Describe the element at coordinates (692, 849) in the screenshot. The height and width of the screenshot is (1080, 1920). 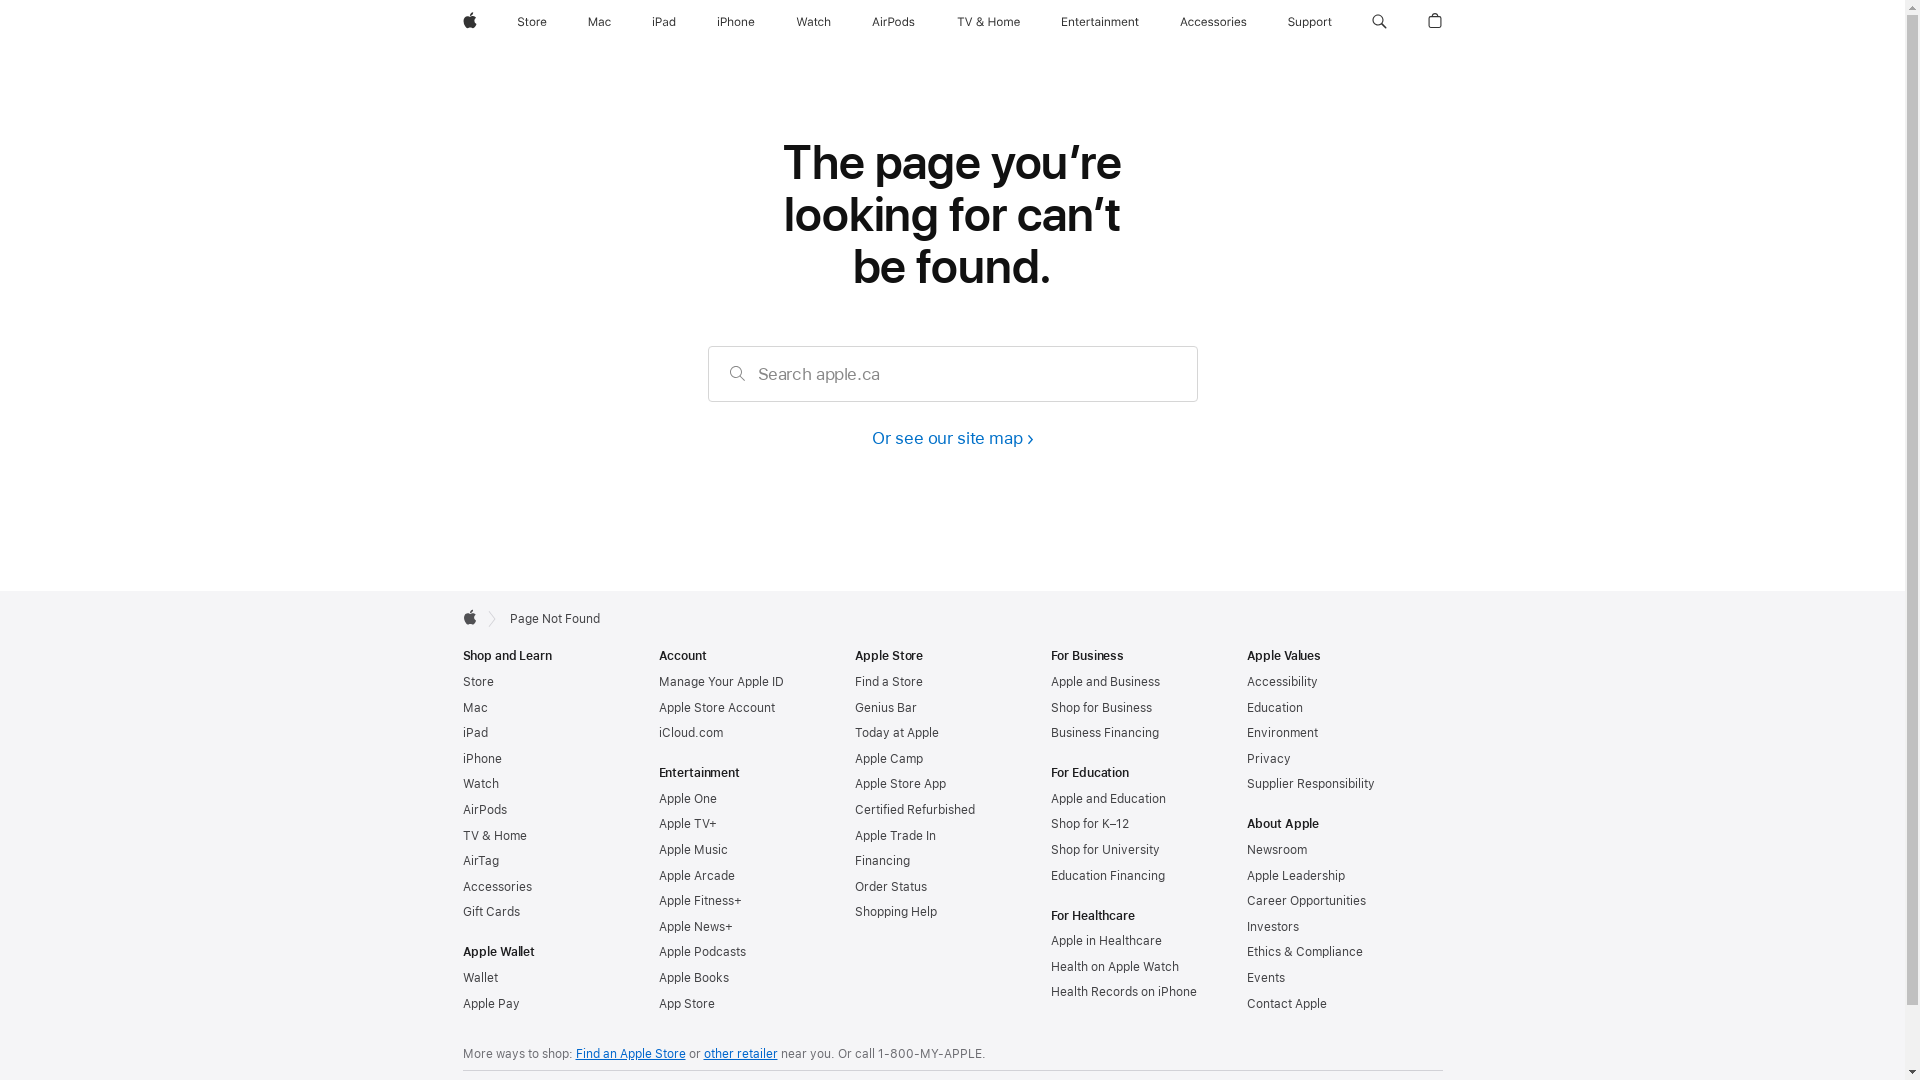
I see `'Apple Music'` at that location.